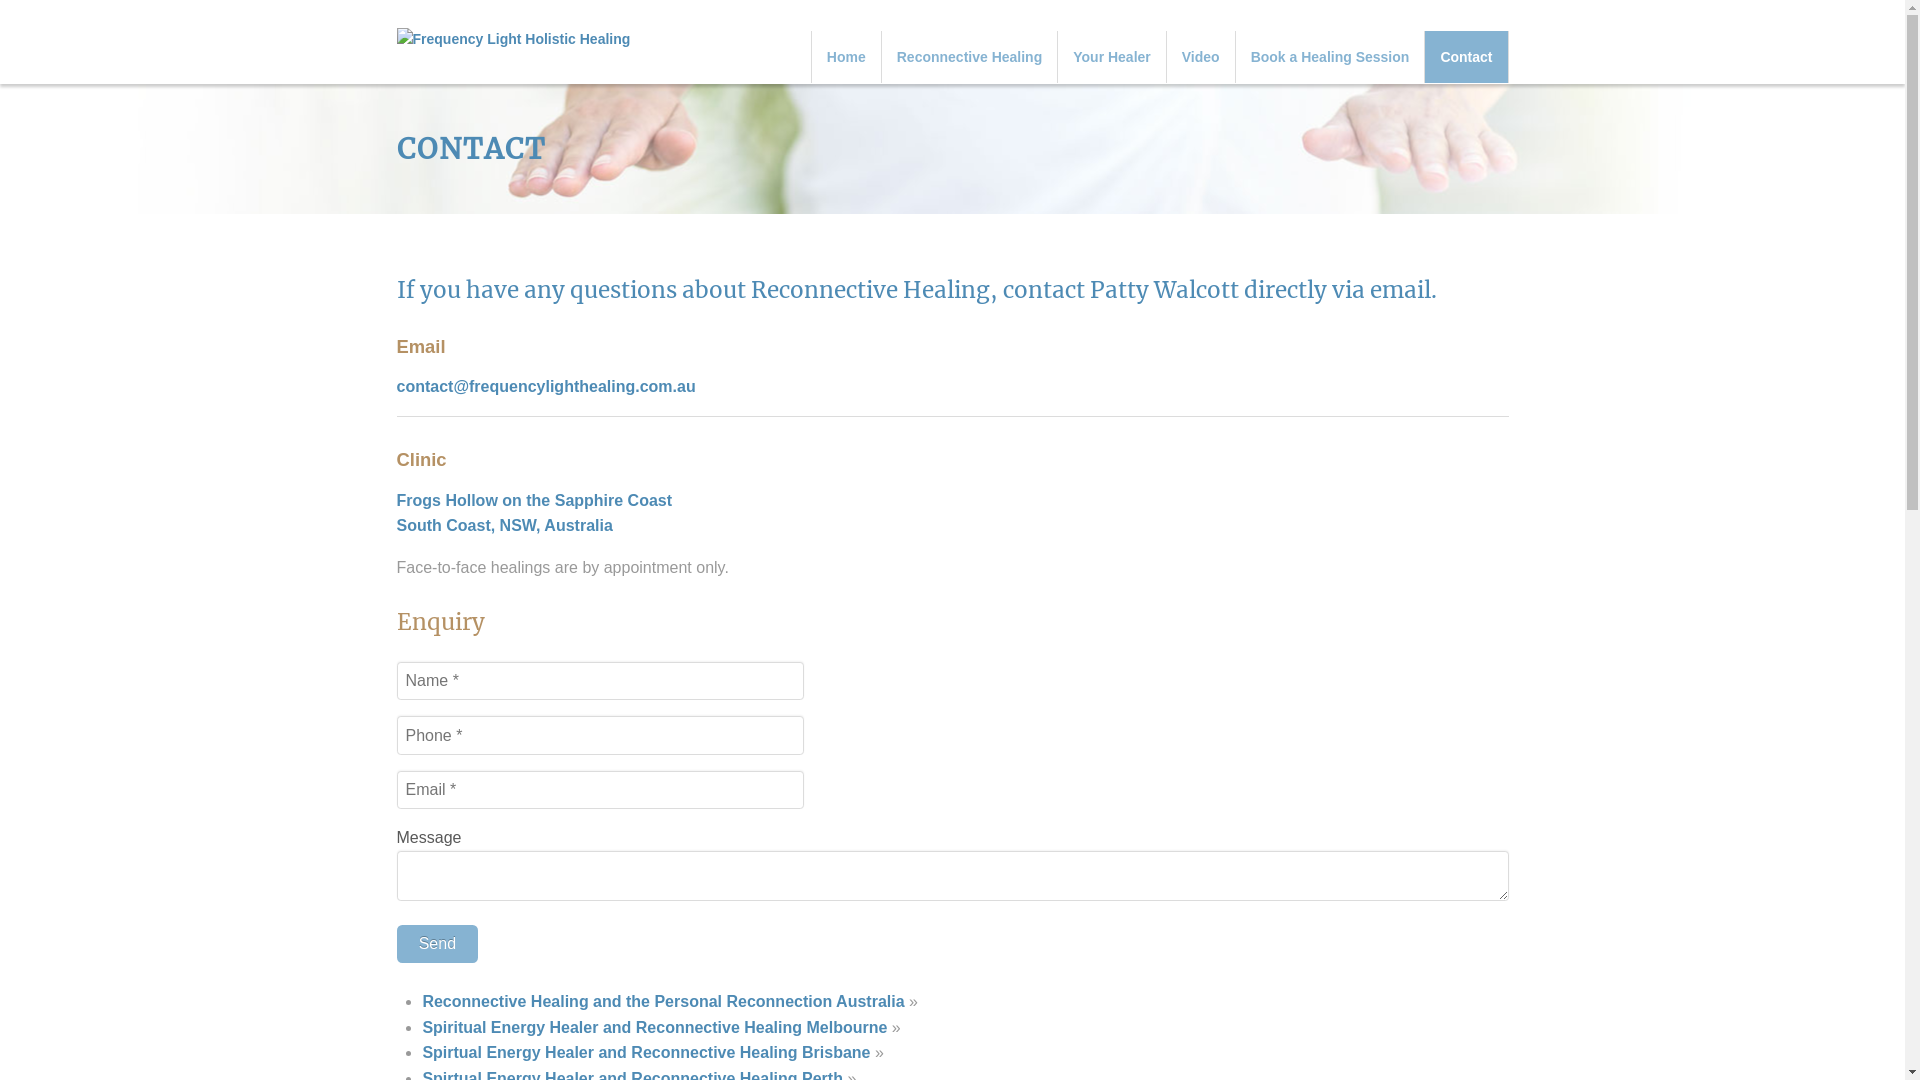 This screenshot has width=1920, height=1080. What do you see at coordinates (513, 39) in the screenshot?
I see `'Energy Healer and Reconnective Healing Sydney Australia'` at bounding box center [513, 39].